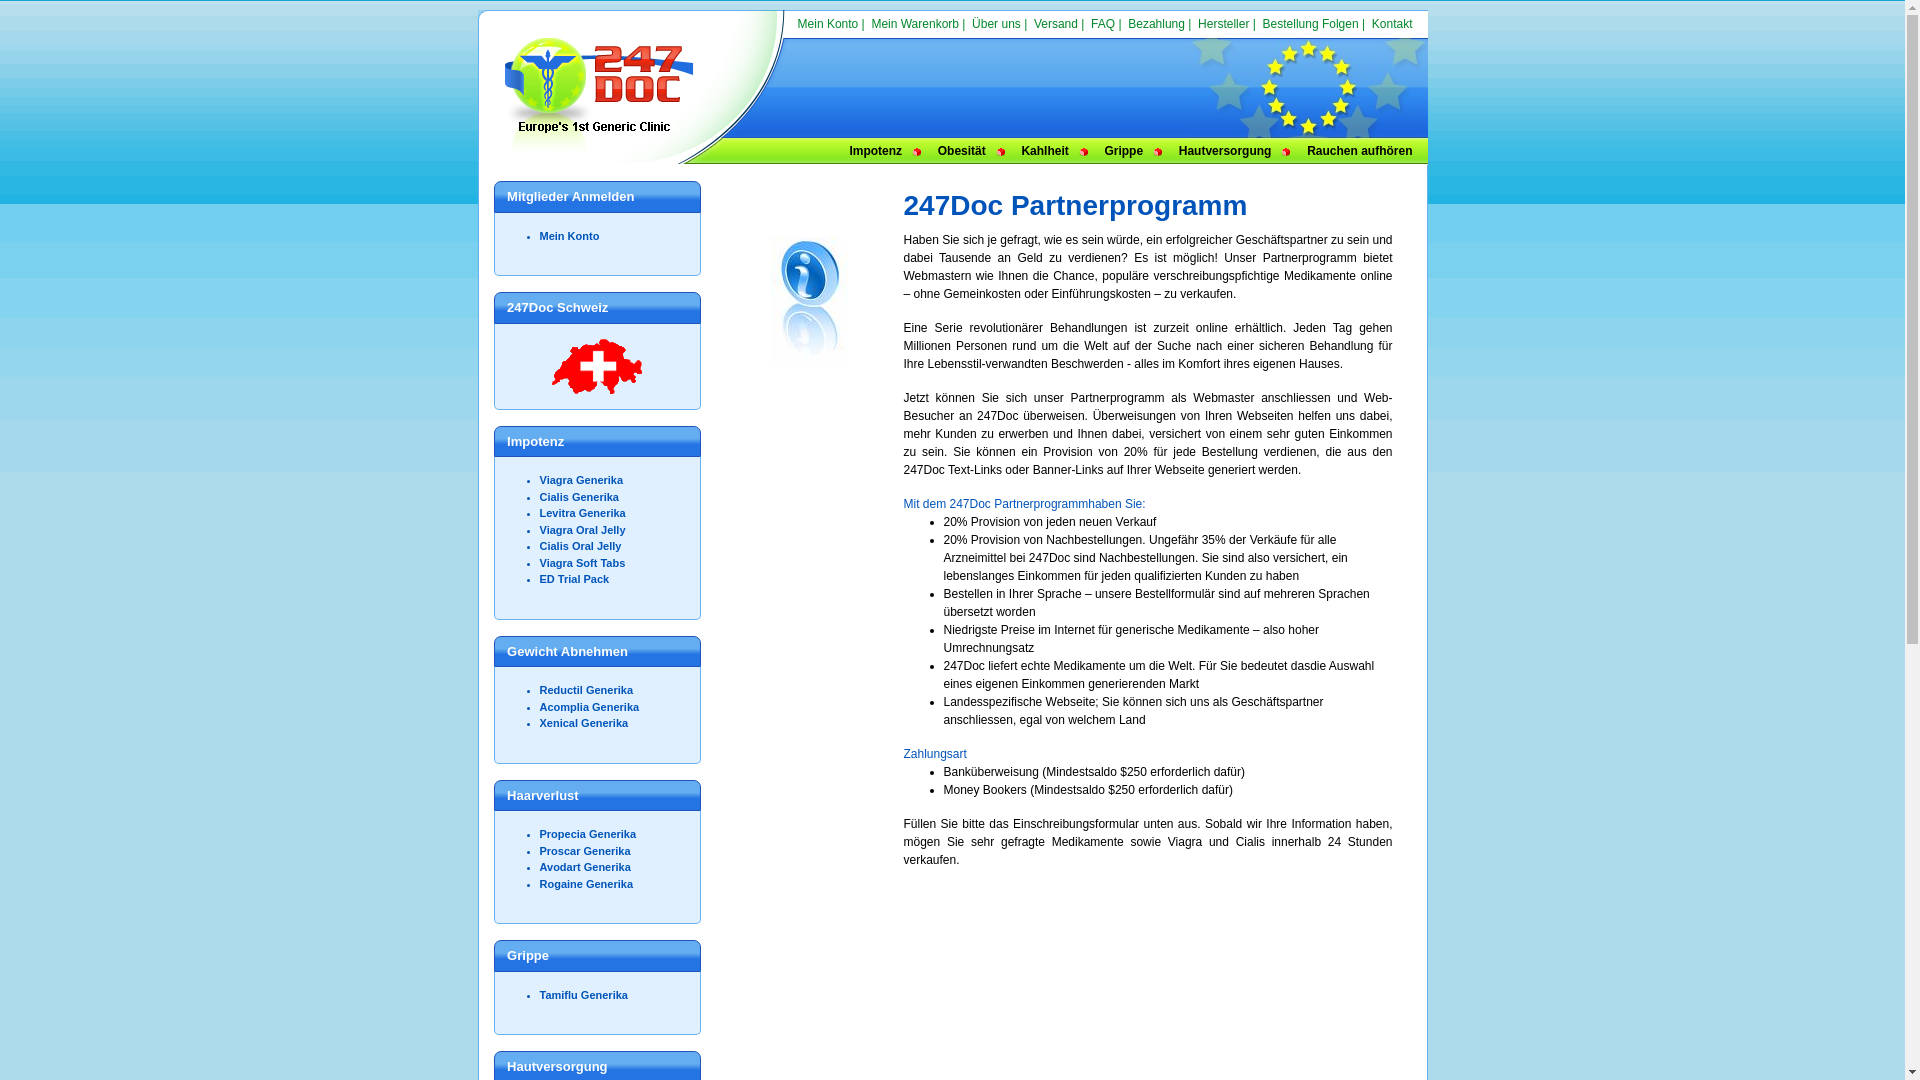 This screenshot has height=1080, width=1920. What do you see at coordinates (870, 23) in the screenshot?
I see `'Mein Warenkorb'` at bounding box center [870, 23].